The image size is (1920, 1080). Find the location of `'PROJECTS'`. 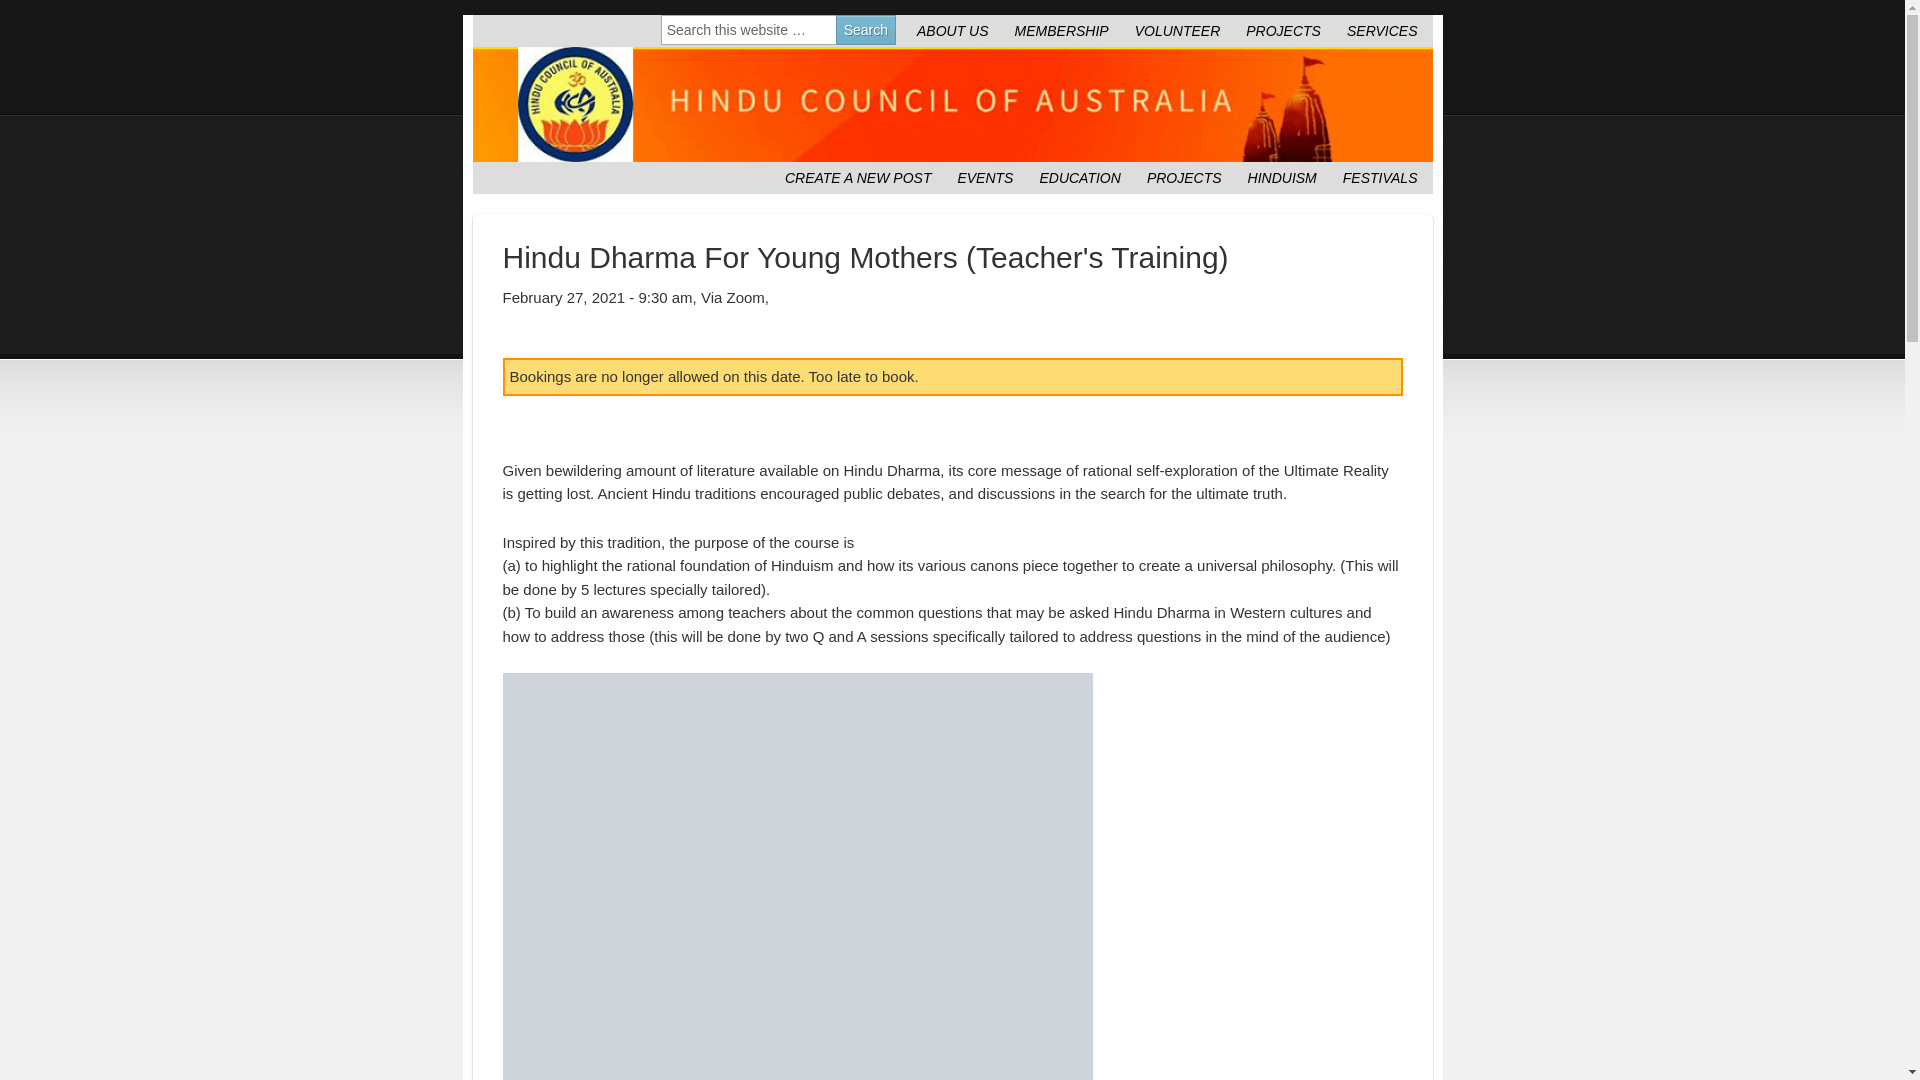

'PROJECTS' is located at coordinates (1184, 176).